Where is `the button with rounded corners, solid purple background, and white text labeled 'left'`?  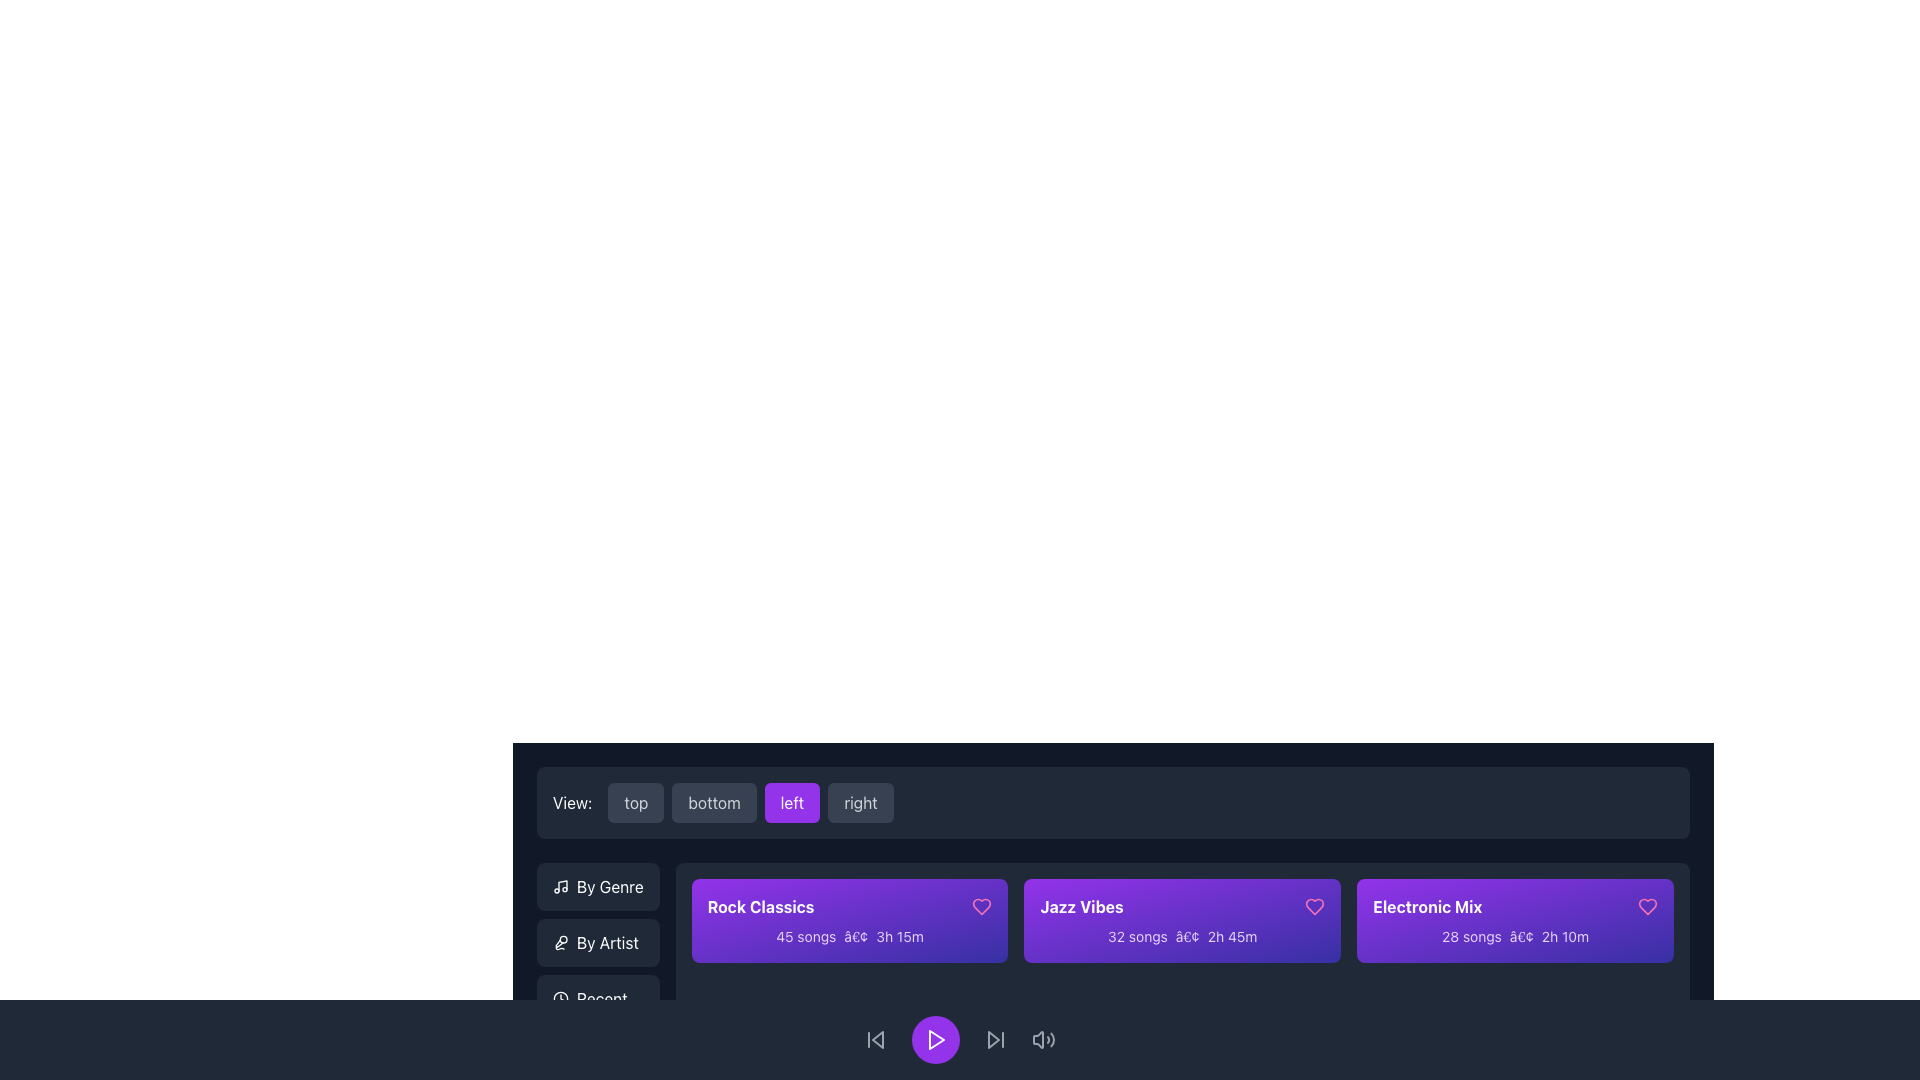
the button with rounded corners, solid purple background, and white text labeled 'left' is located at coordinates (791, 801).